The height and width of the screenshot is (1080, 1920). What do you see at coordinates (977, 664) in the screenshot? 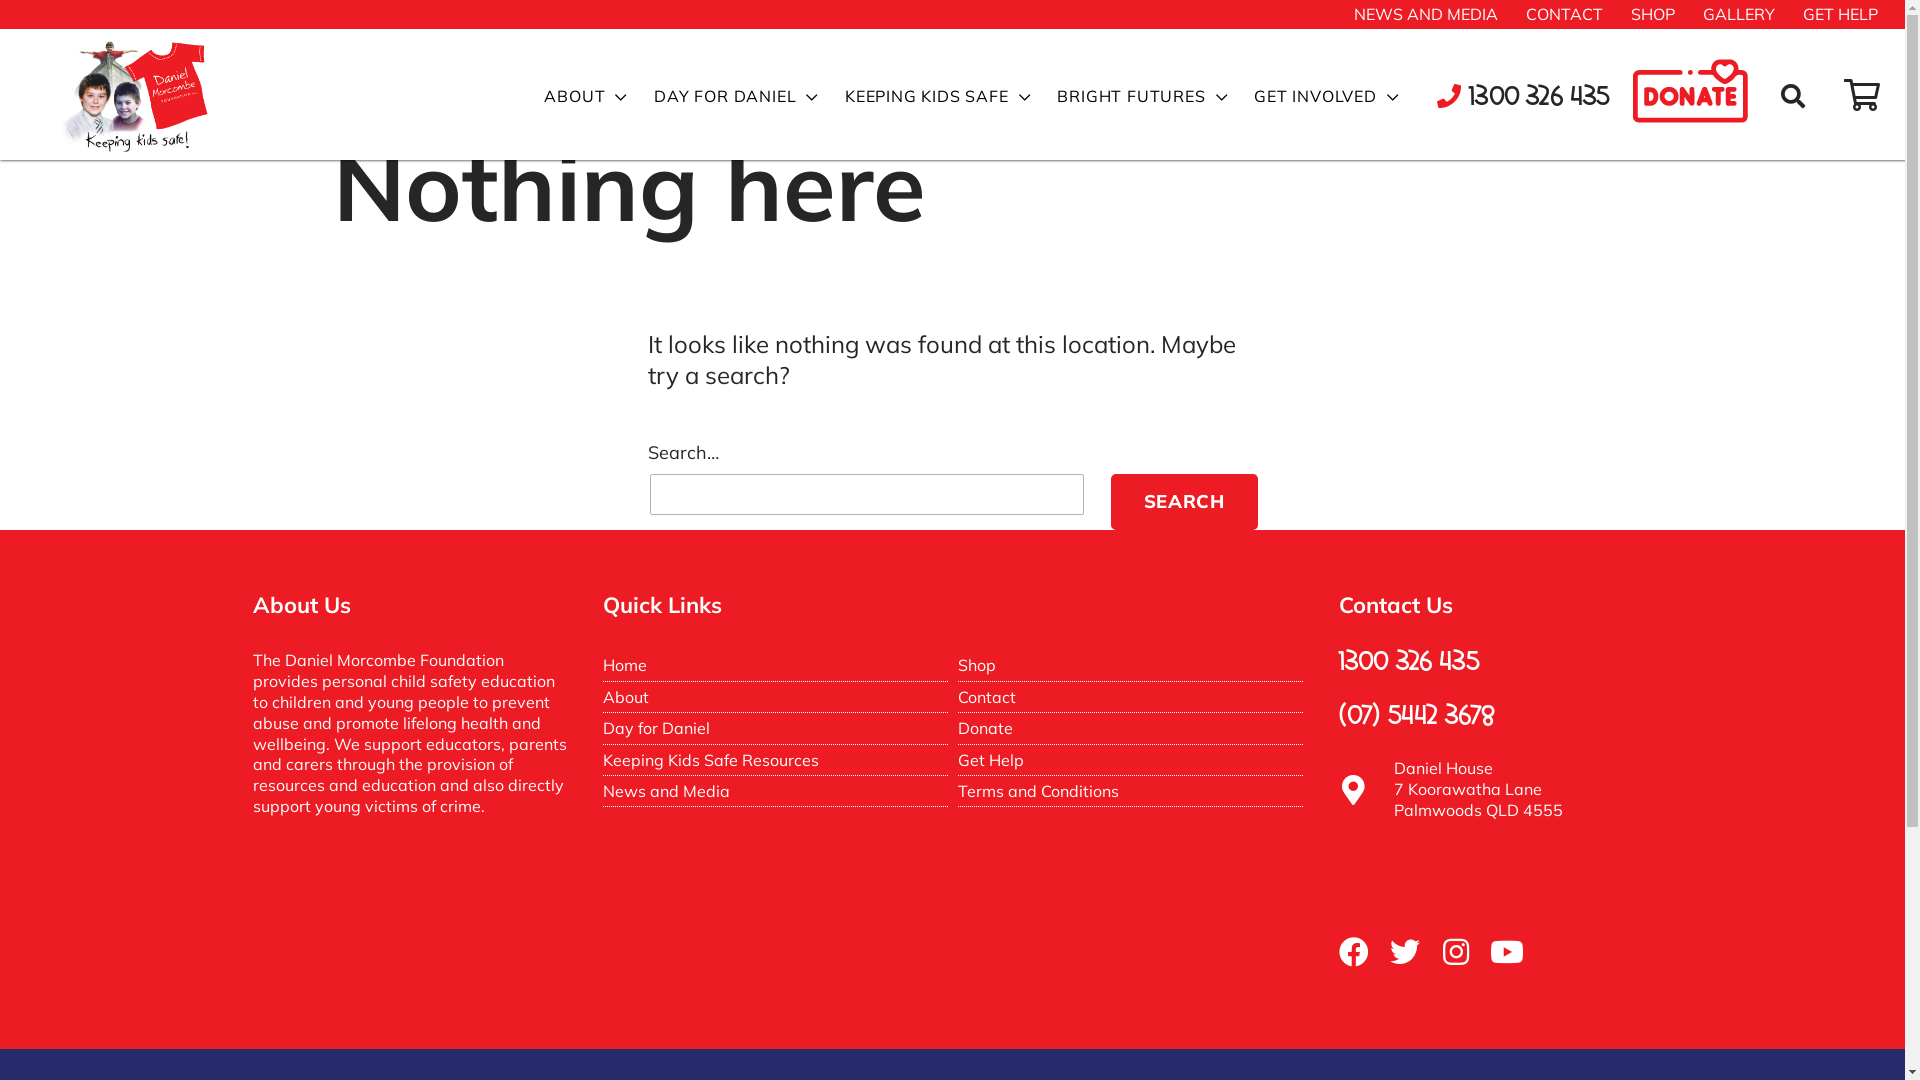
I see `'Shop'` at bounding box center [977, 664].